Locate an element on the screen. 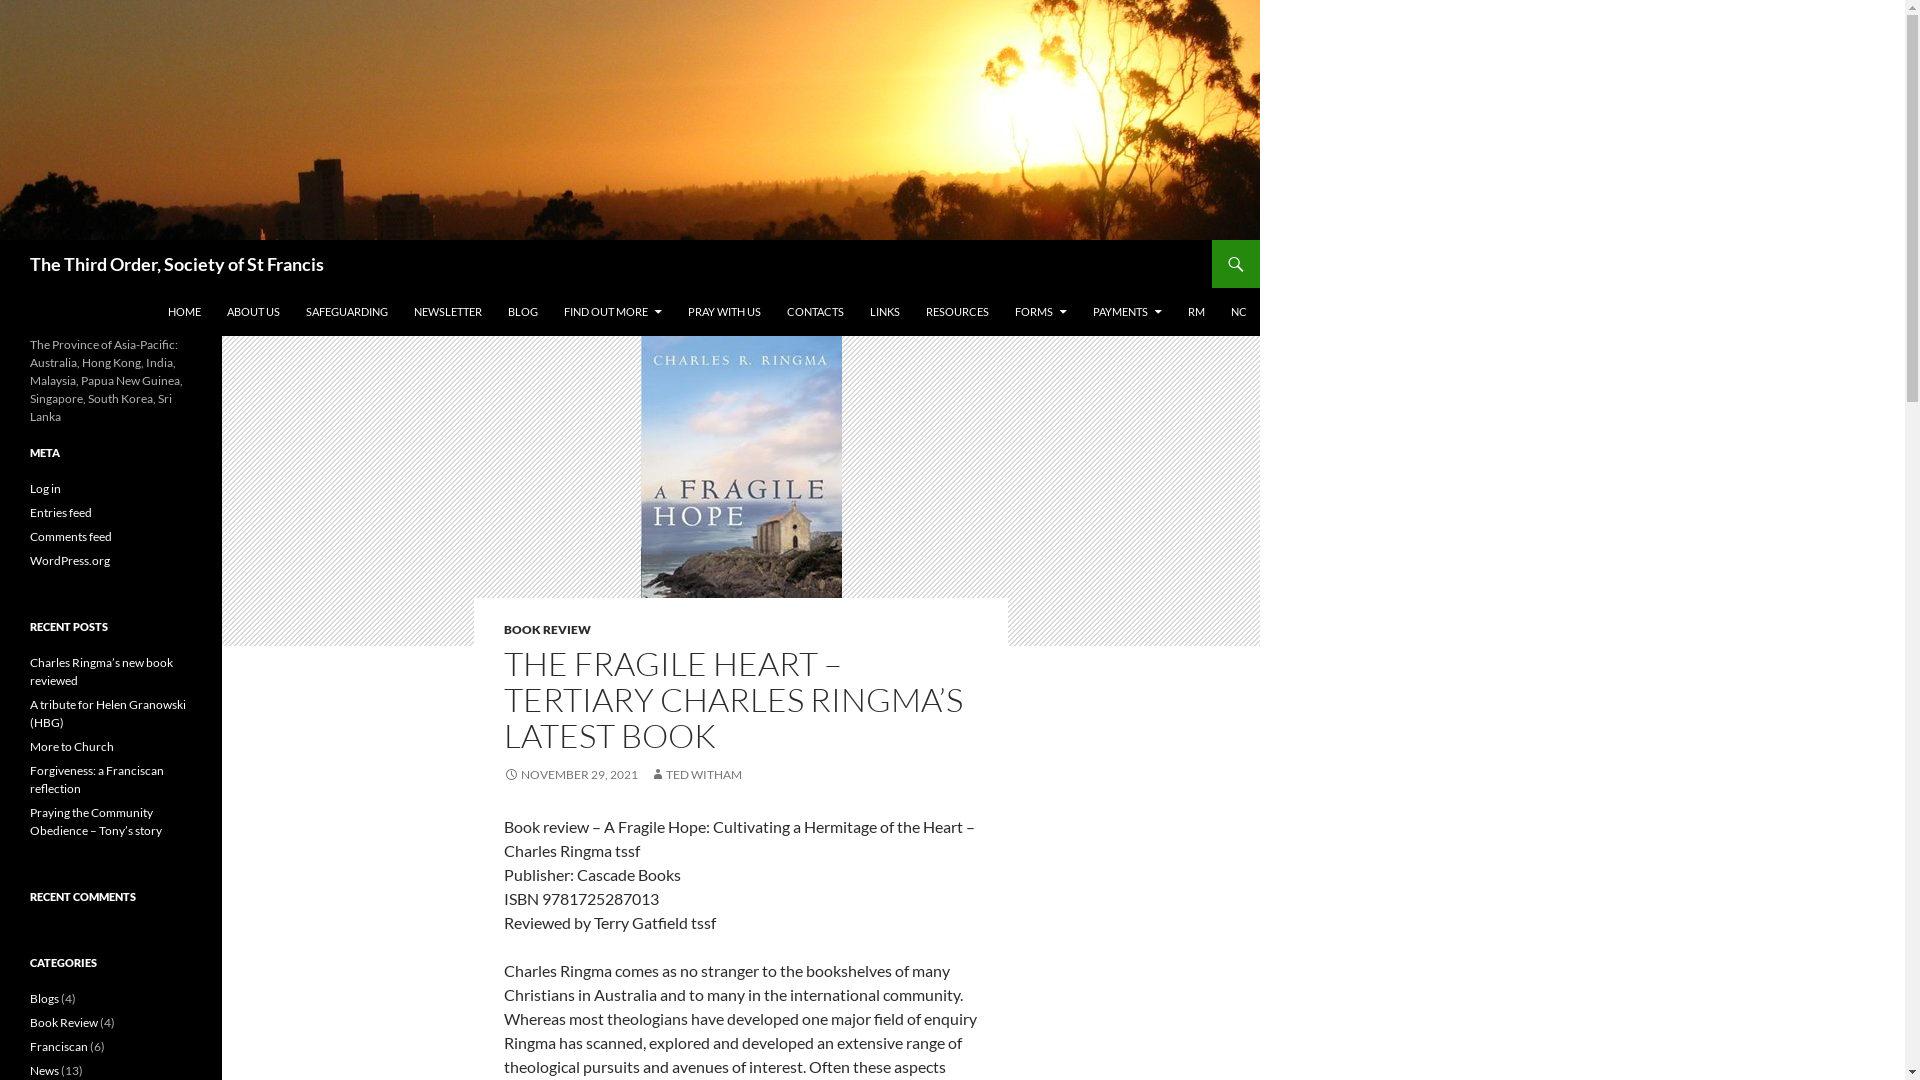 This screenshot has width=1920, height=1080. 'NOVEMBER 29, 2021' is located at coordinates (570, 773).